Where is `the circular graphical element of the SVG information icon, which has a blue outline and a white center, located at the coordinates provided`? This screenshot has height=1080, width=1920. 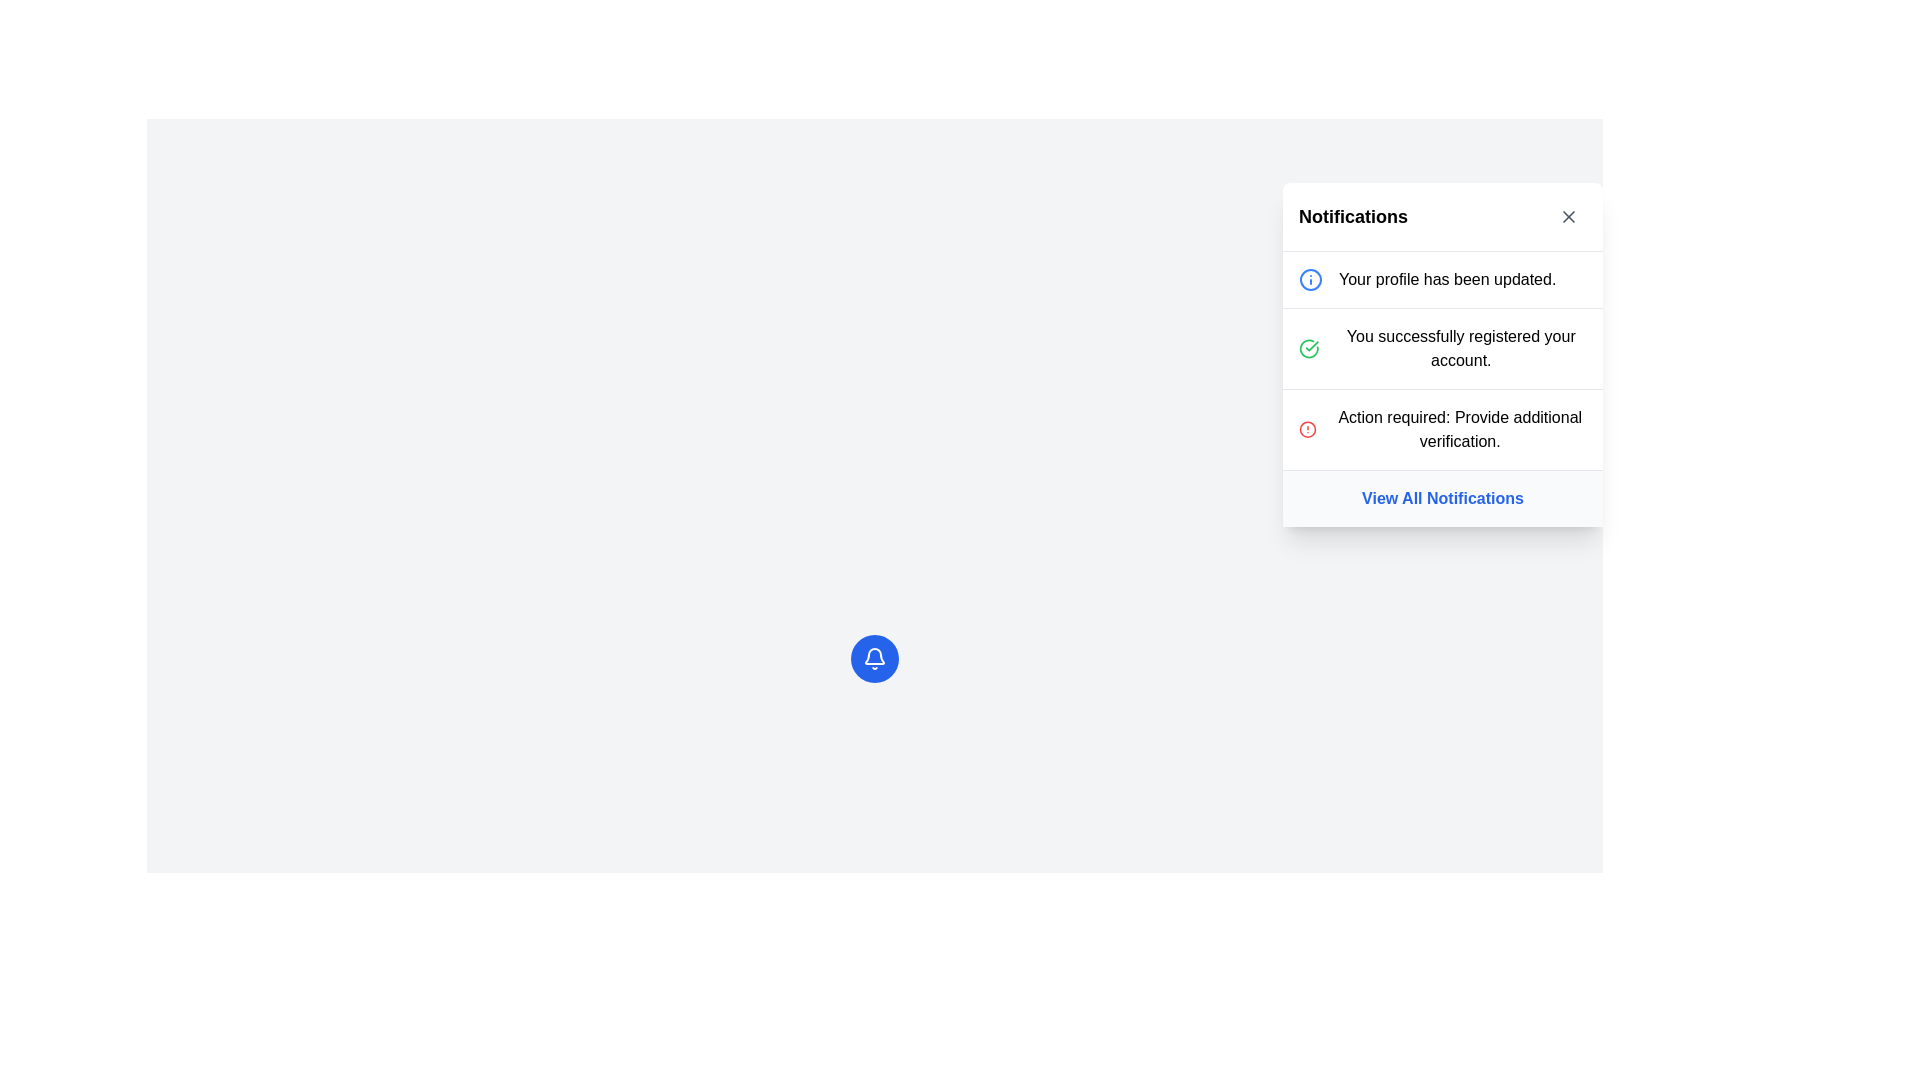
the circular graphical element of the SVG information icon, which has a blue outline and a white center, located at the coordinates provided is located at coordinates (1310, 280).